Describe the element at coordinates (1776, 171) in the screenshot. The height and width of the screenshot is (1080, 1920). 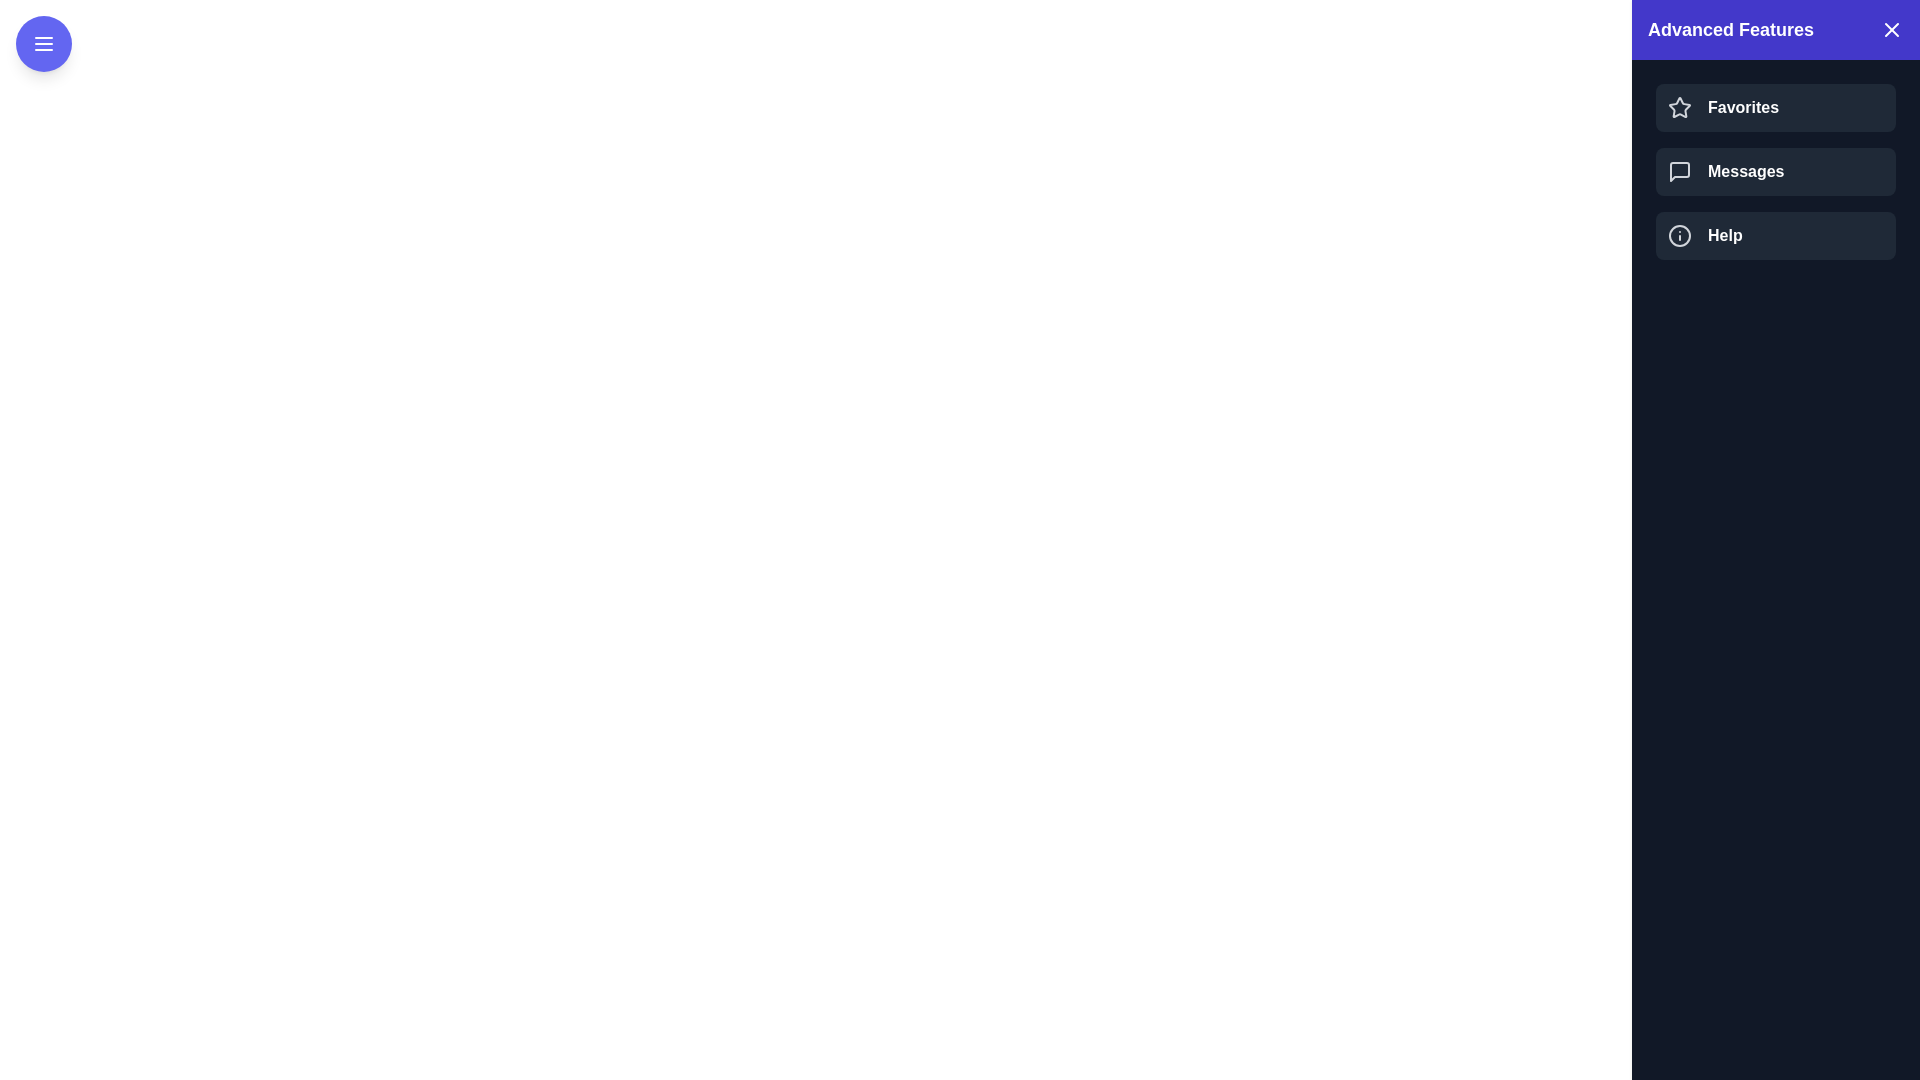
I see `the item Messages in the drawer to highlight it` at that location.